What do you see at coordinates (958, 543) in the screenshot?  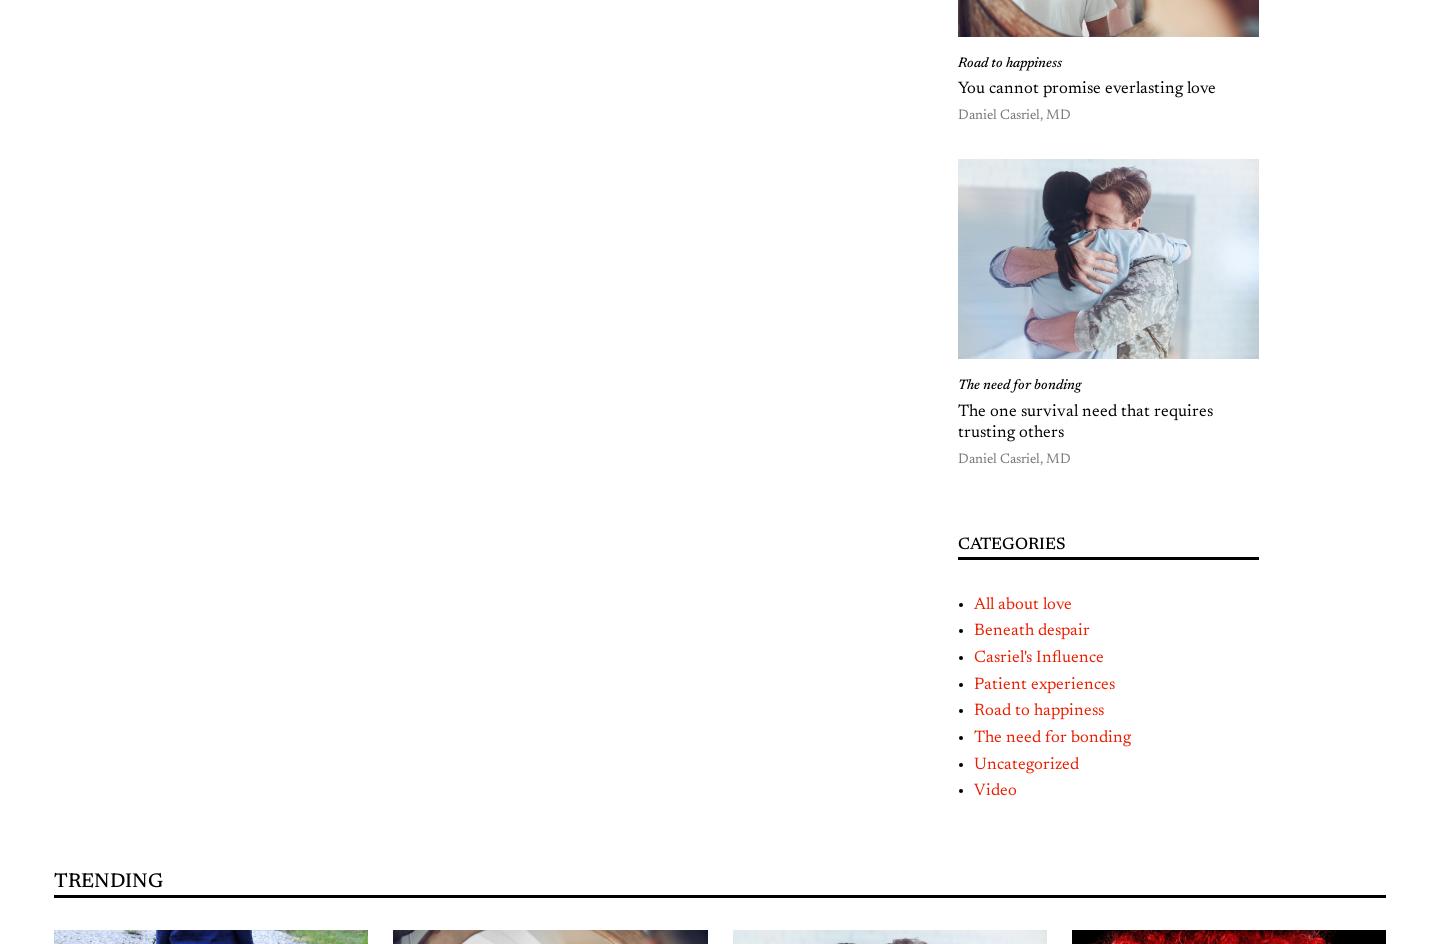 I see `'Categories'` at bounding box center [958, 543].